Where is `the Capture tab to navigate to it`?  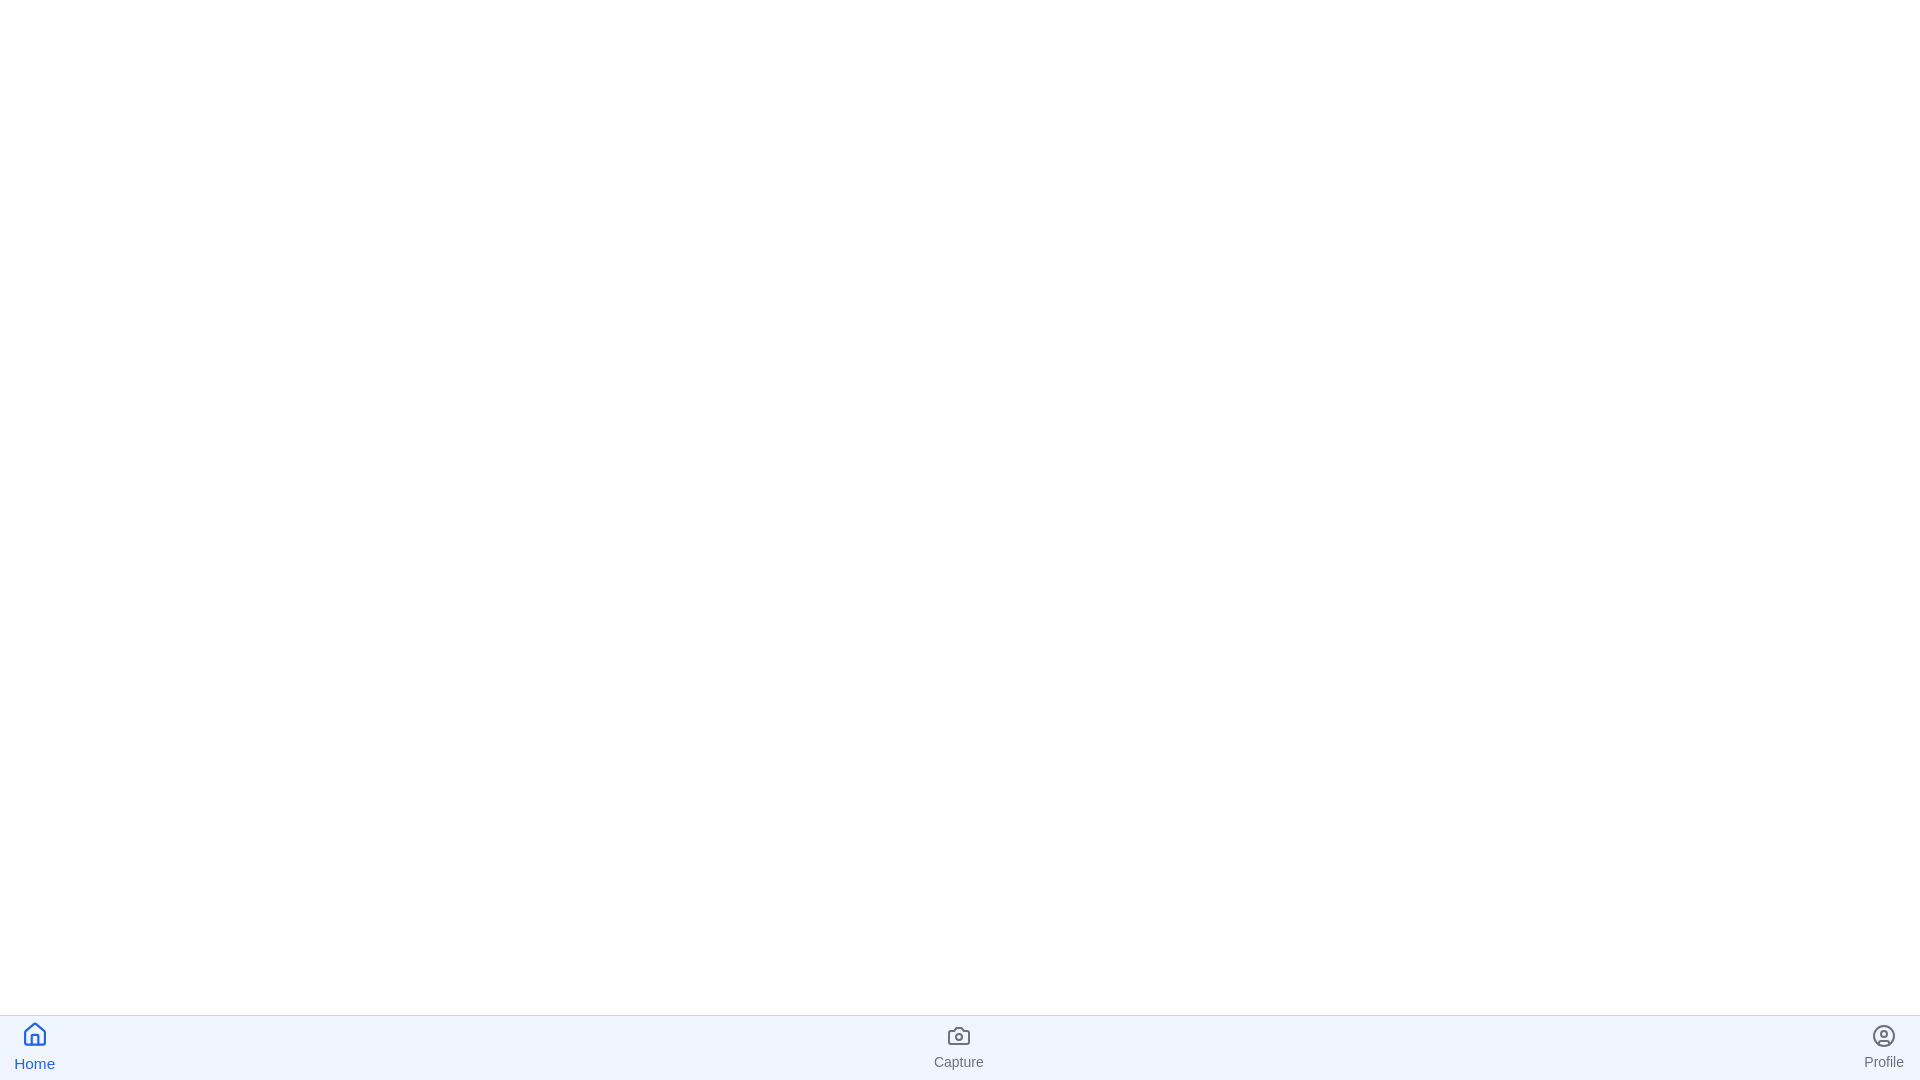 the Capture tab to navigate to it is located at coordinates (957, 1047).